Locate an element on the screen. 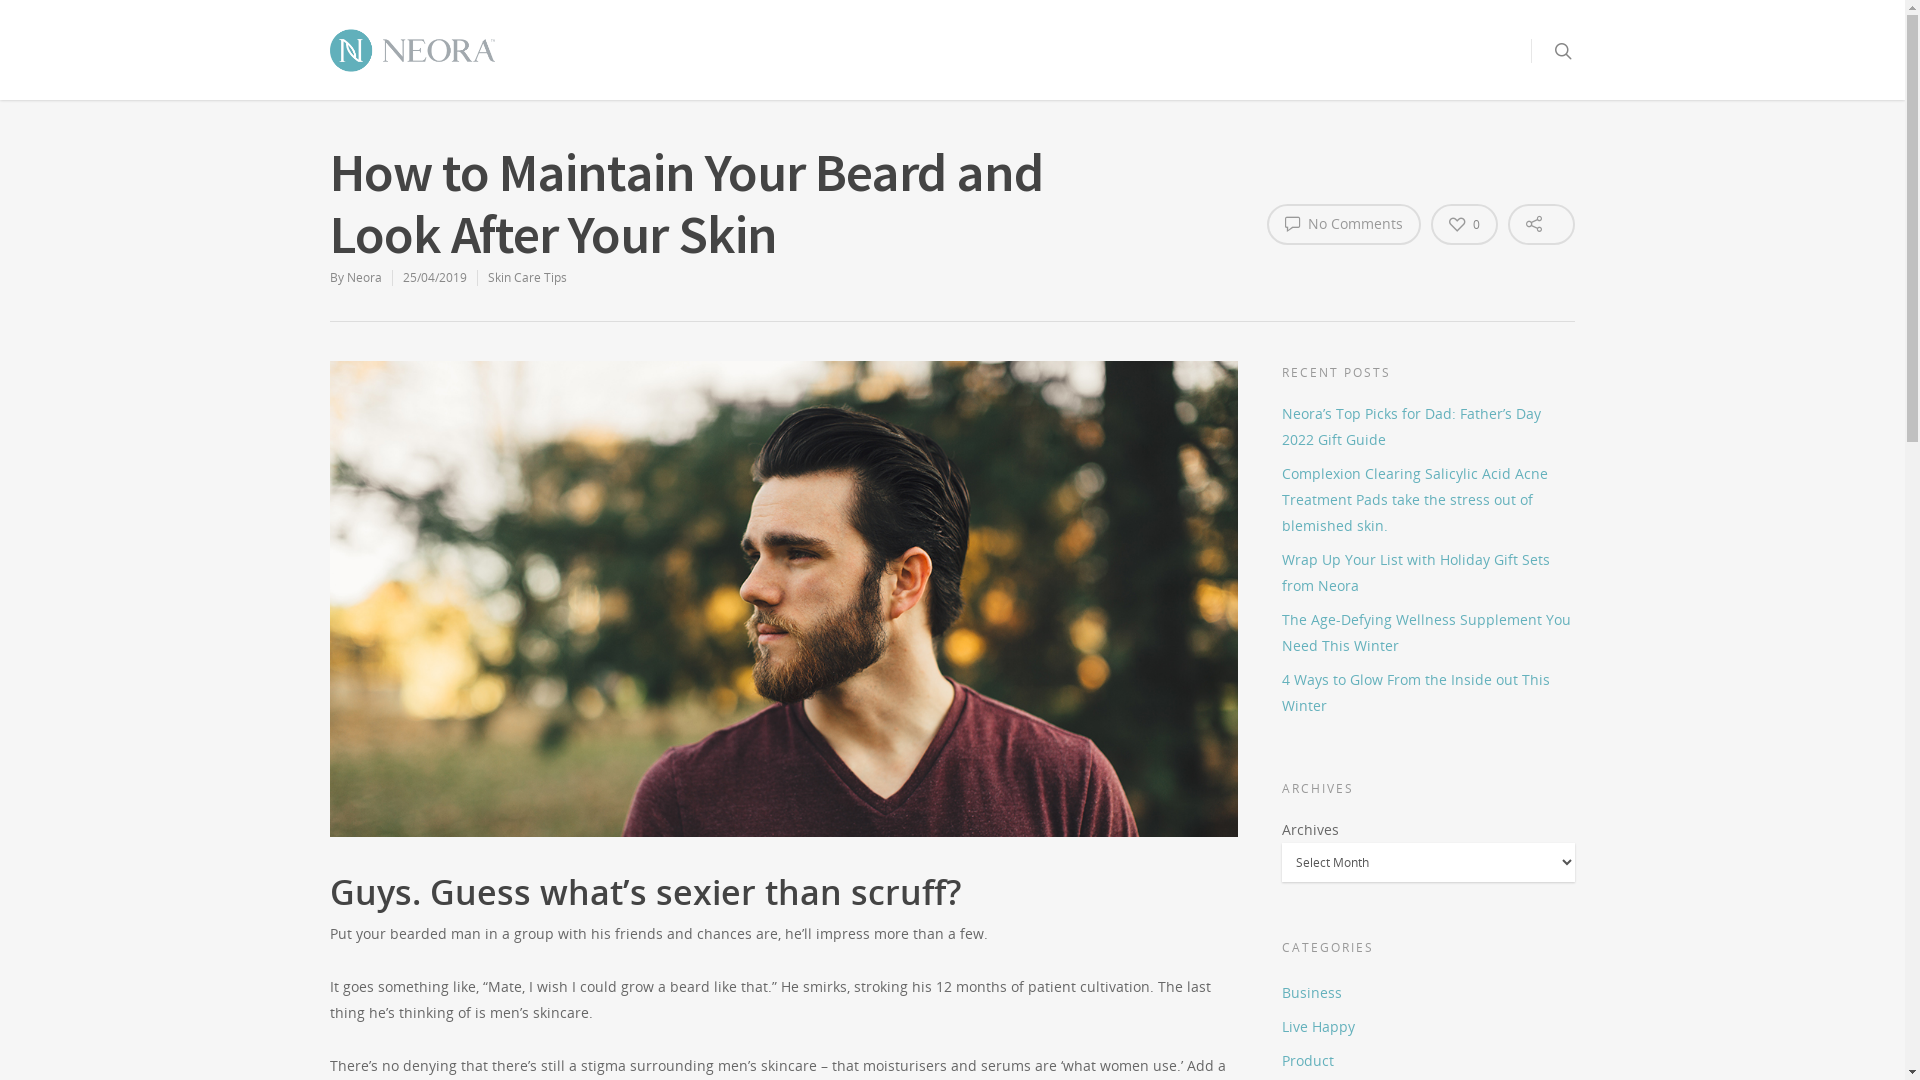 This screenshot has height=1080, width=1920. 'Business' is located at coordinates (1427, 992).